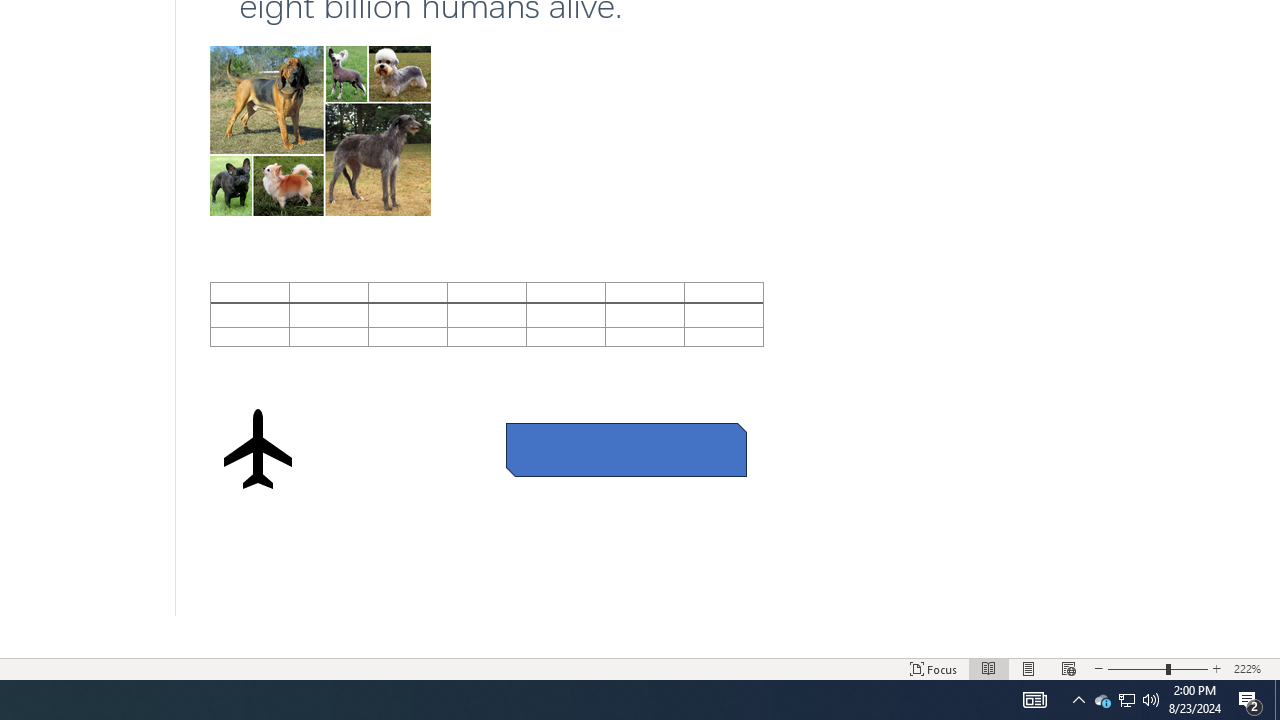 This screenshot has height=720, width=1280. What do you see at coordinates (1158, 669) in the screenshot?
I see `'Text Size'` at bounding box center [1158, 669].